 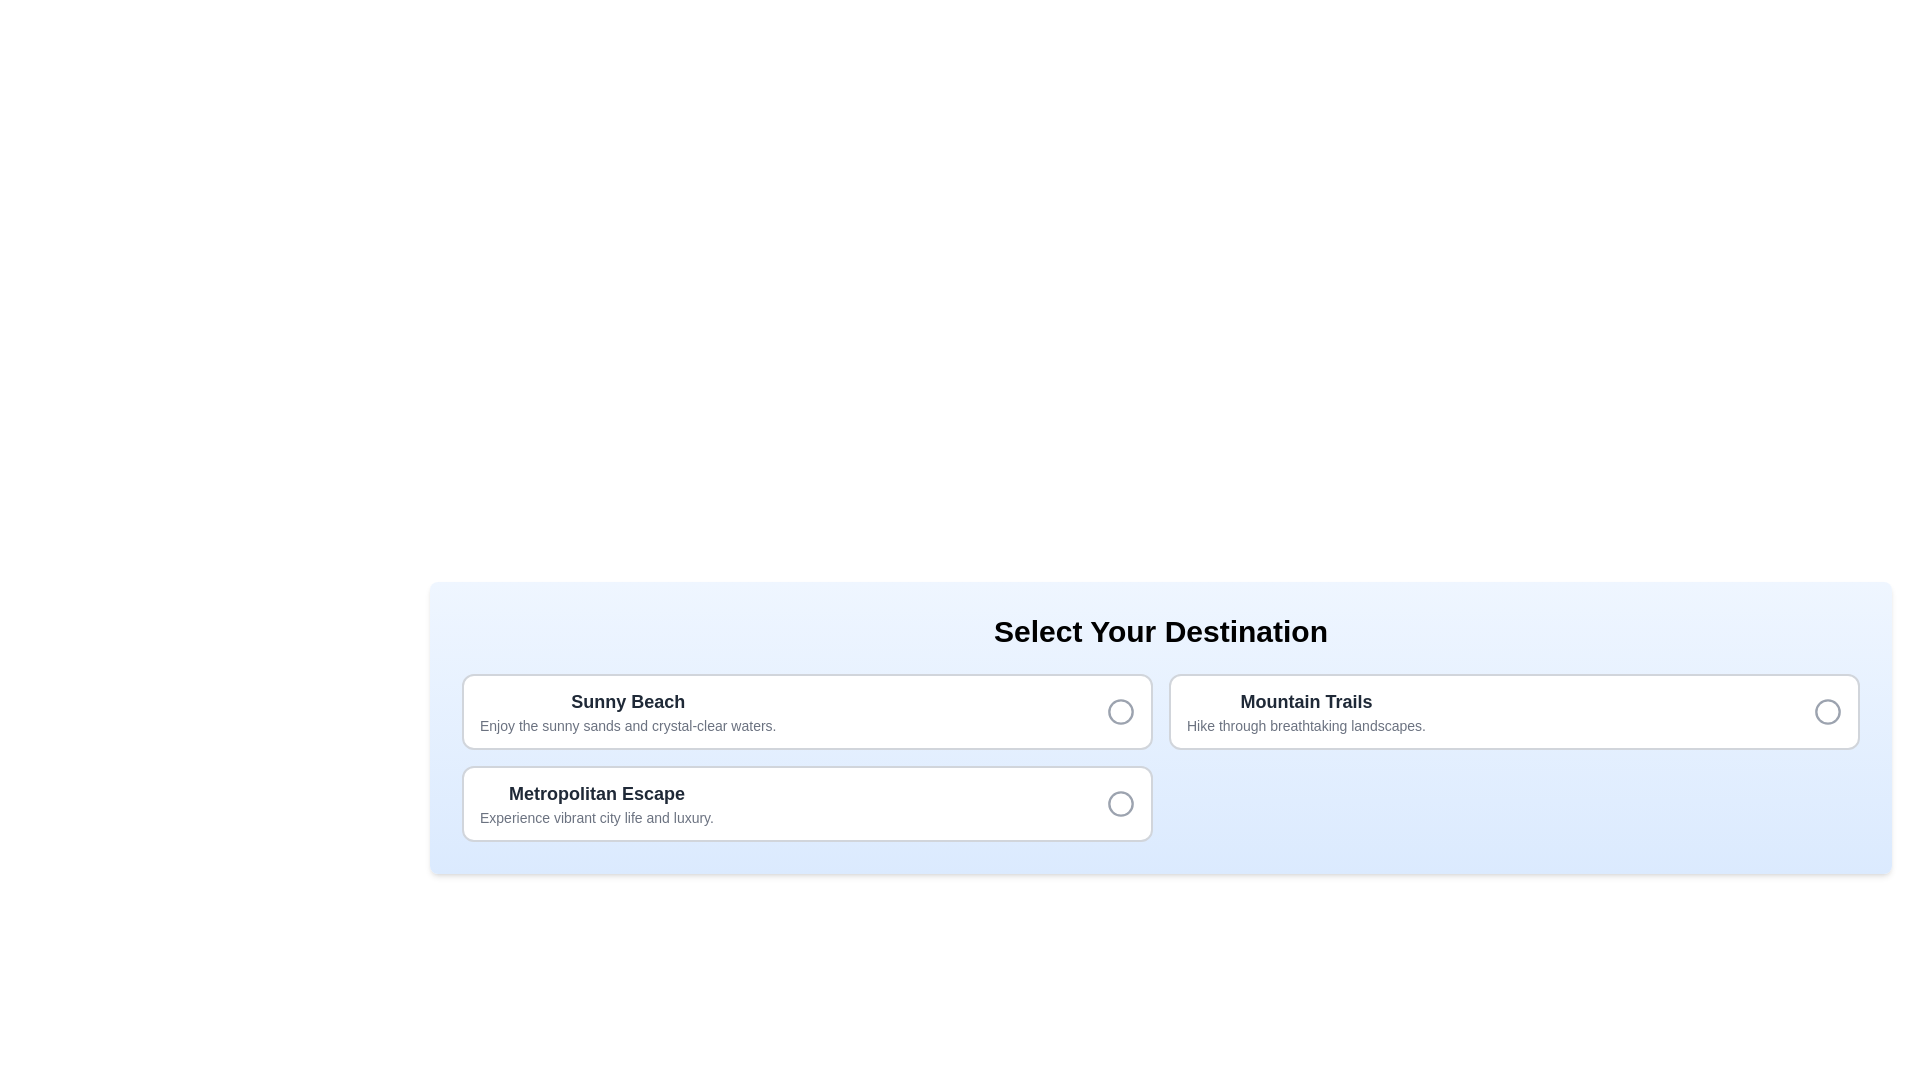 What do you see at coordinates (627, 725) in the screenshot?
I see `description text label that contains 'Enjoy the sunny sands and crystal-clear waters.', which is styled in a smaller, gray font and located below the heading 'Sunny Beach'` at bounding box center [627, 725].